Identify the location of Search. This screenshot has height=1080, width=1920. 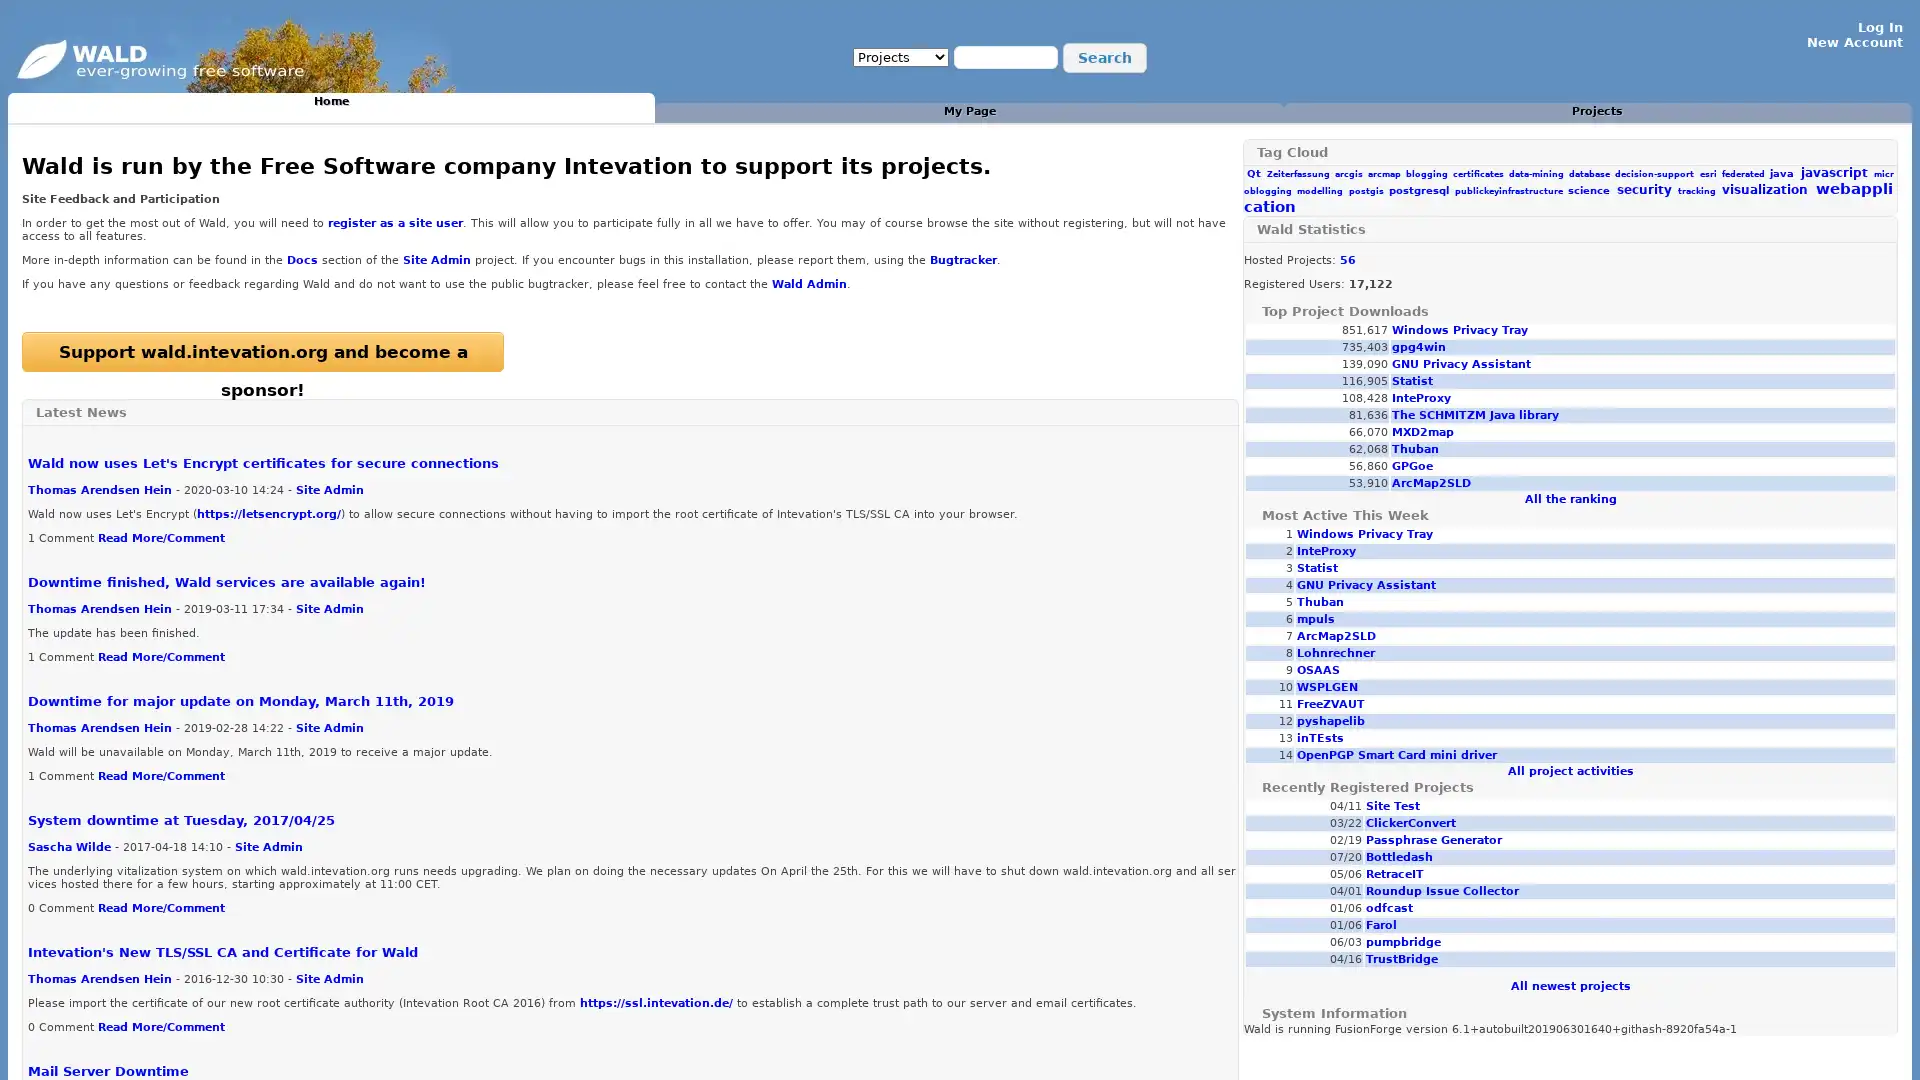
(1103, 56).